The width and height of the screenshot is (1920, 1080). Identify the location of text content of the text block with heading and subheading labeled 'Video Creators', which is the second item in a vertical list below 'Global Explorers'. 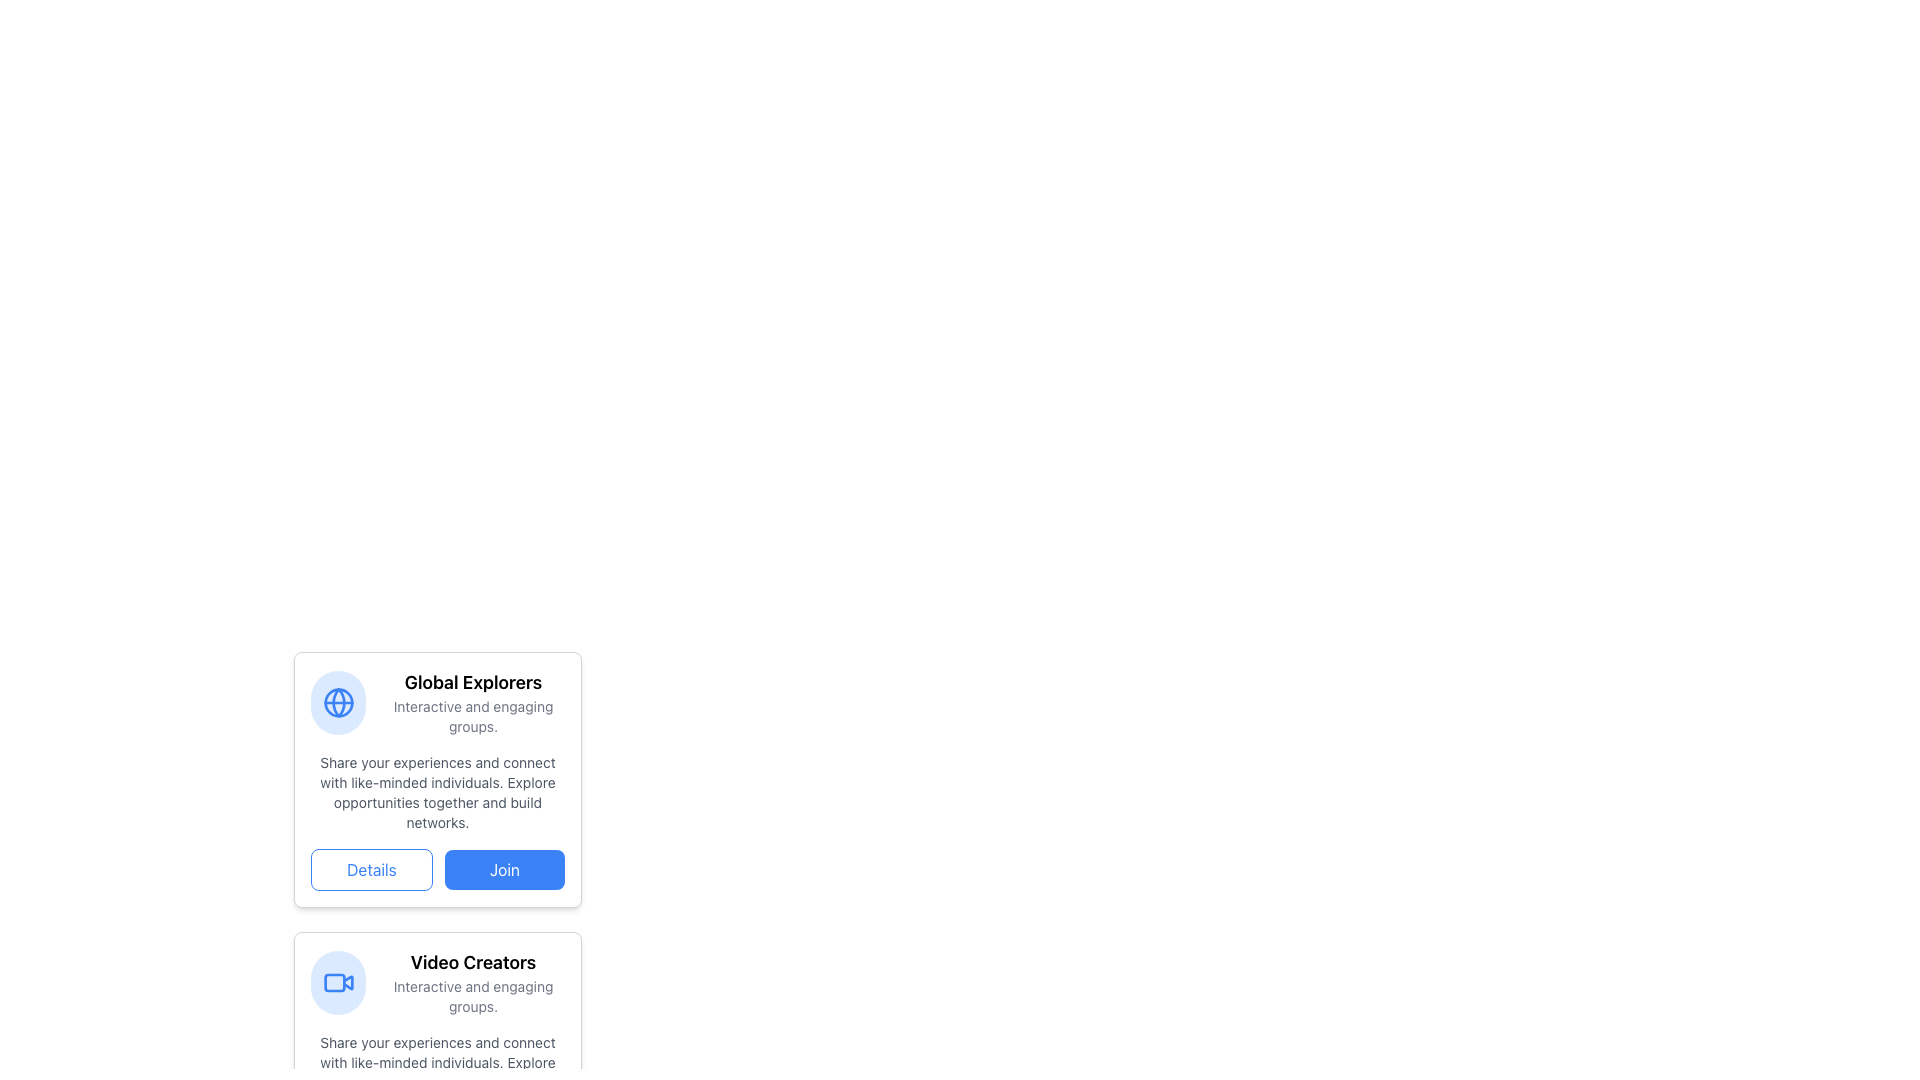
(472, 982).